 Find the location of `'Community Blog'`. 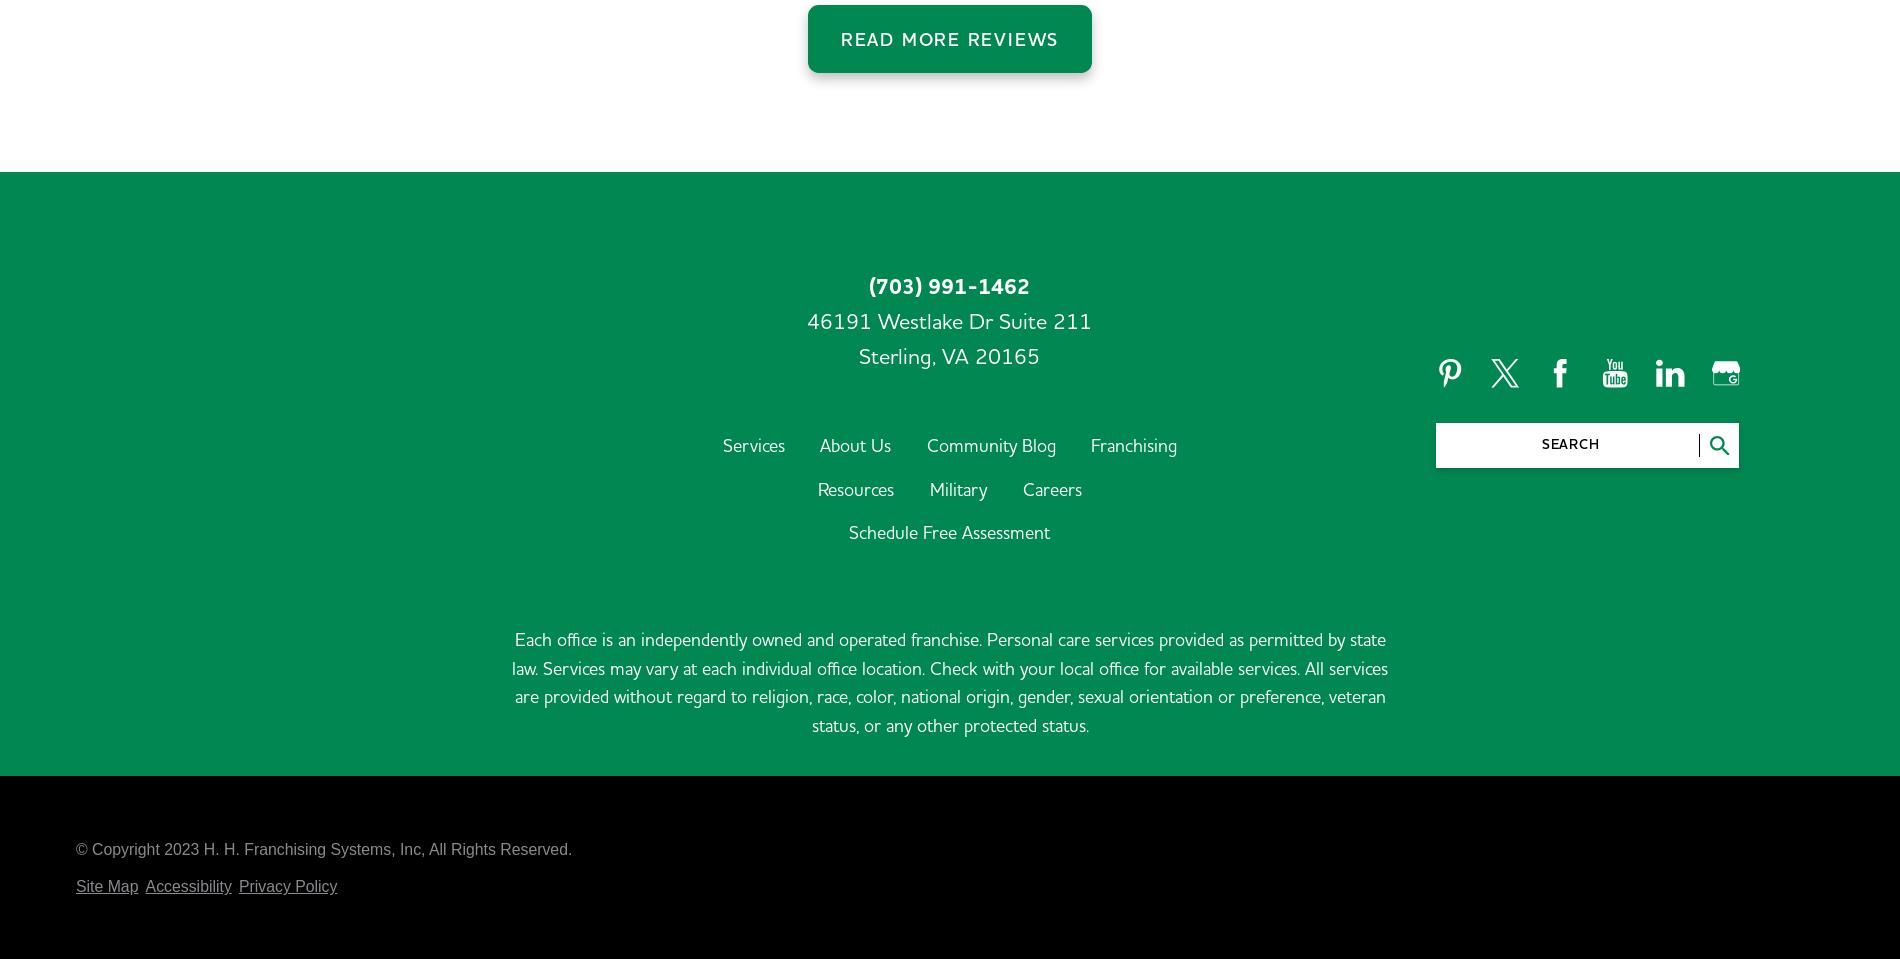

'Community Blog' is located at coordinates (925, 314).